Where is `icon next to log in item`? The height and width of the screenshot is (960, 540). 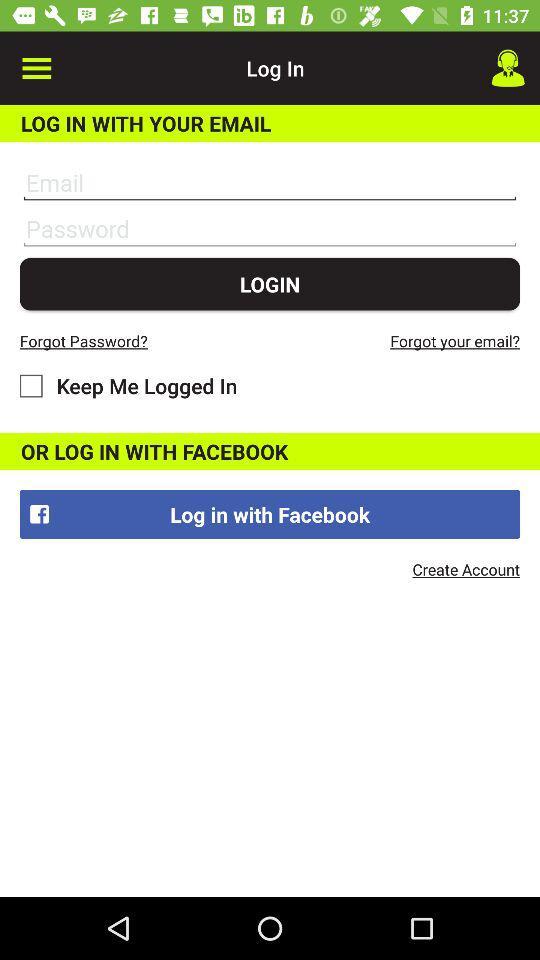 icon next to log in item is located at coordinates (508, 68).